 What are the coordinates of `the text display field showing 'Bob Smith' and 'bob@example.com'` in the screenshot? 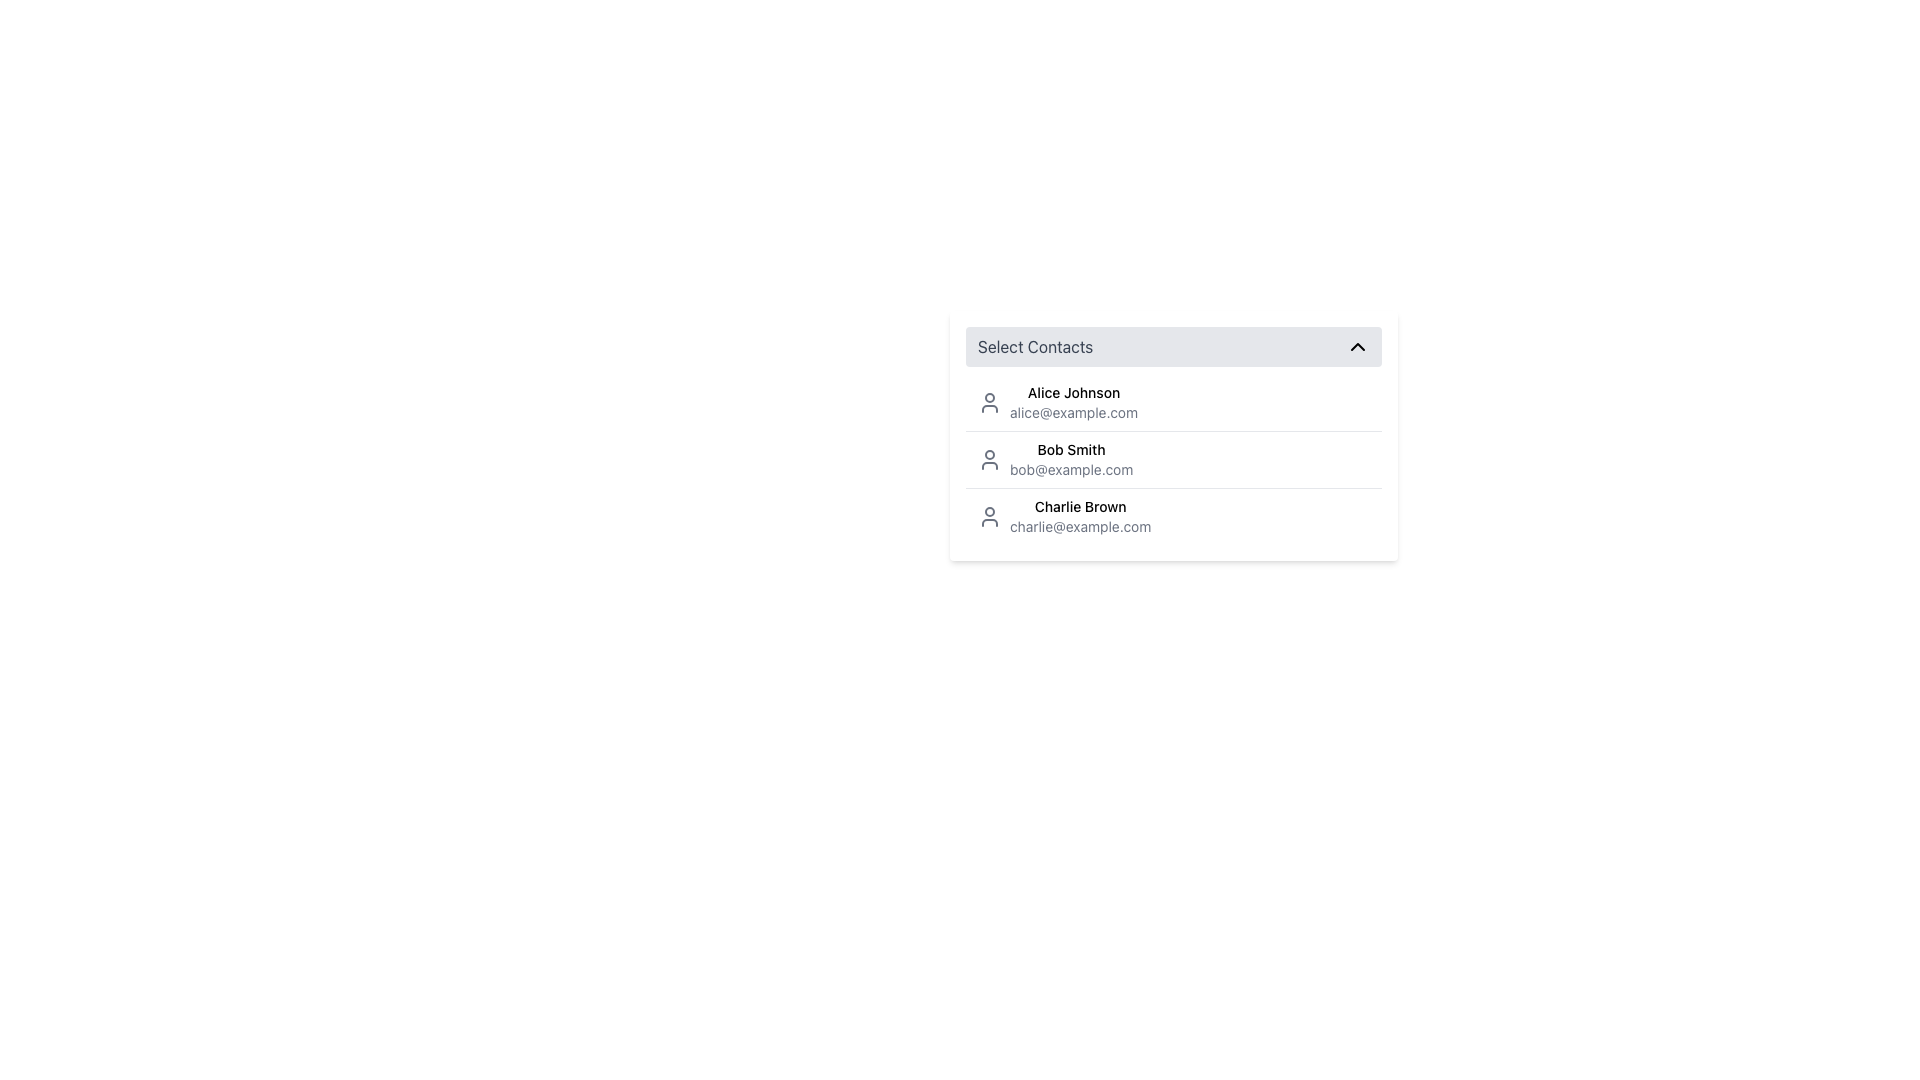 It's located at (1069, 459).